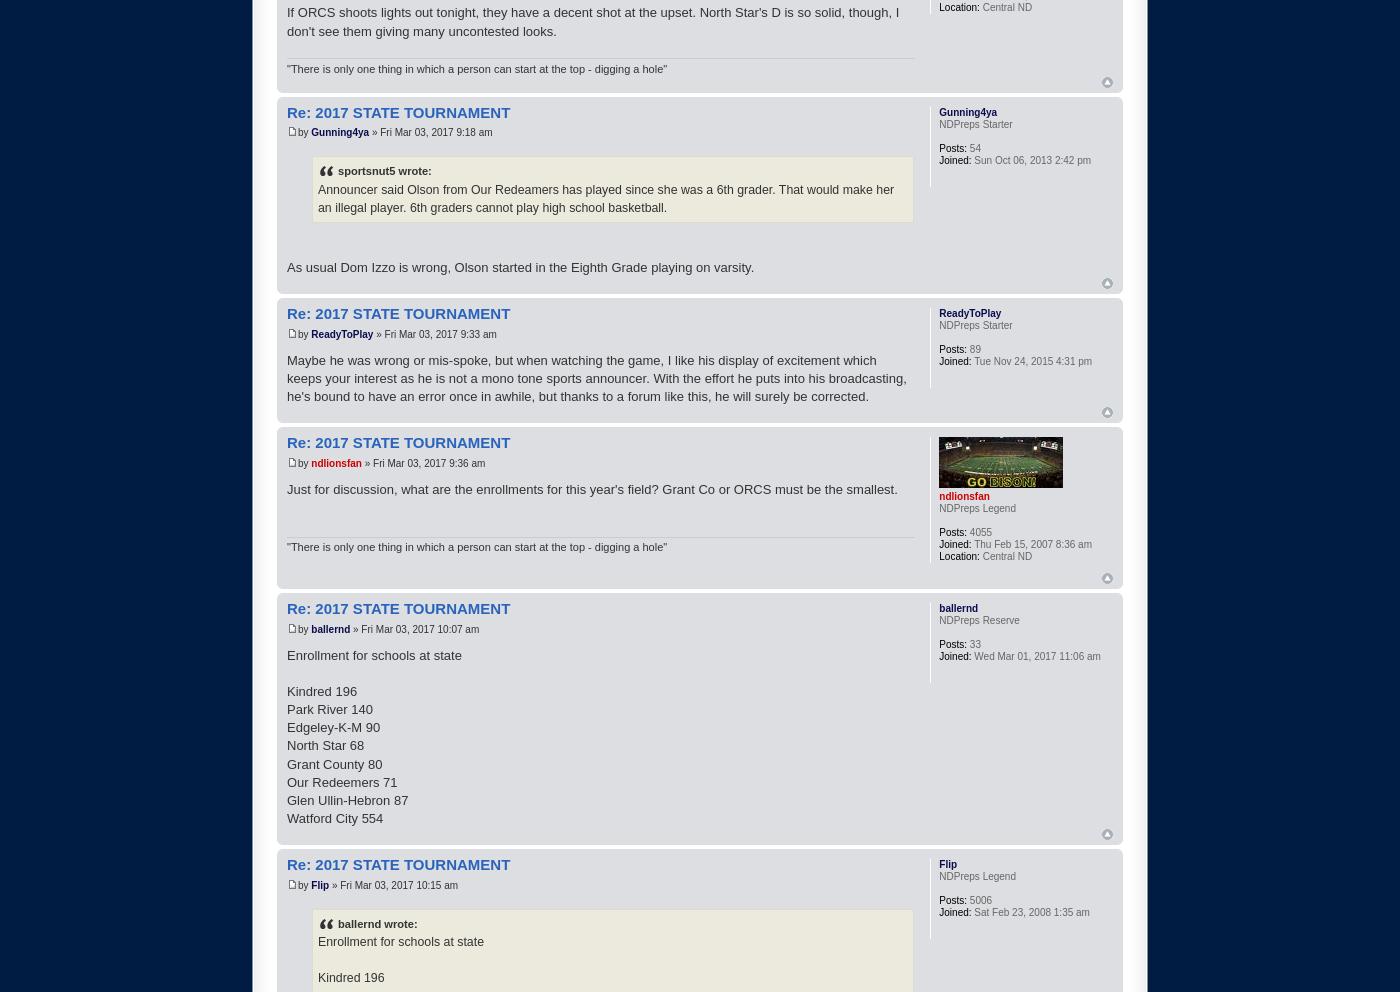 The image size is (1400, 992). Describe the element at coordinates (287, 709) in the screenshot. I see `'Park River 140'` at that location.